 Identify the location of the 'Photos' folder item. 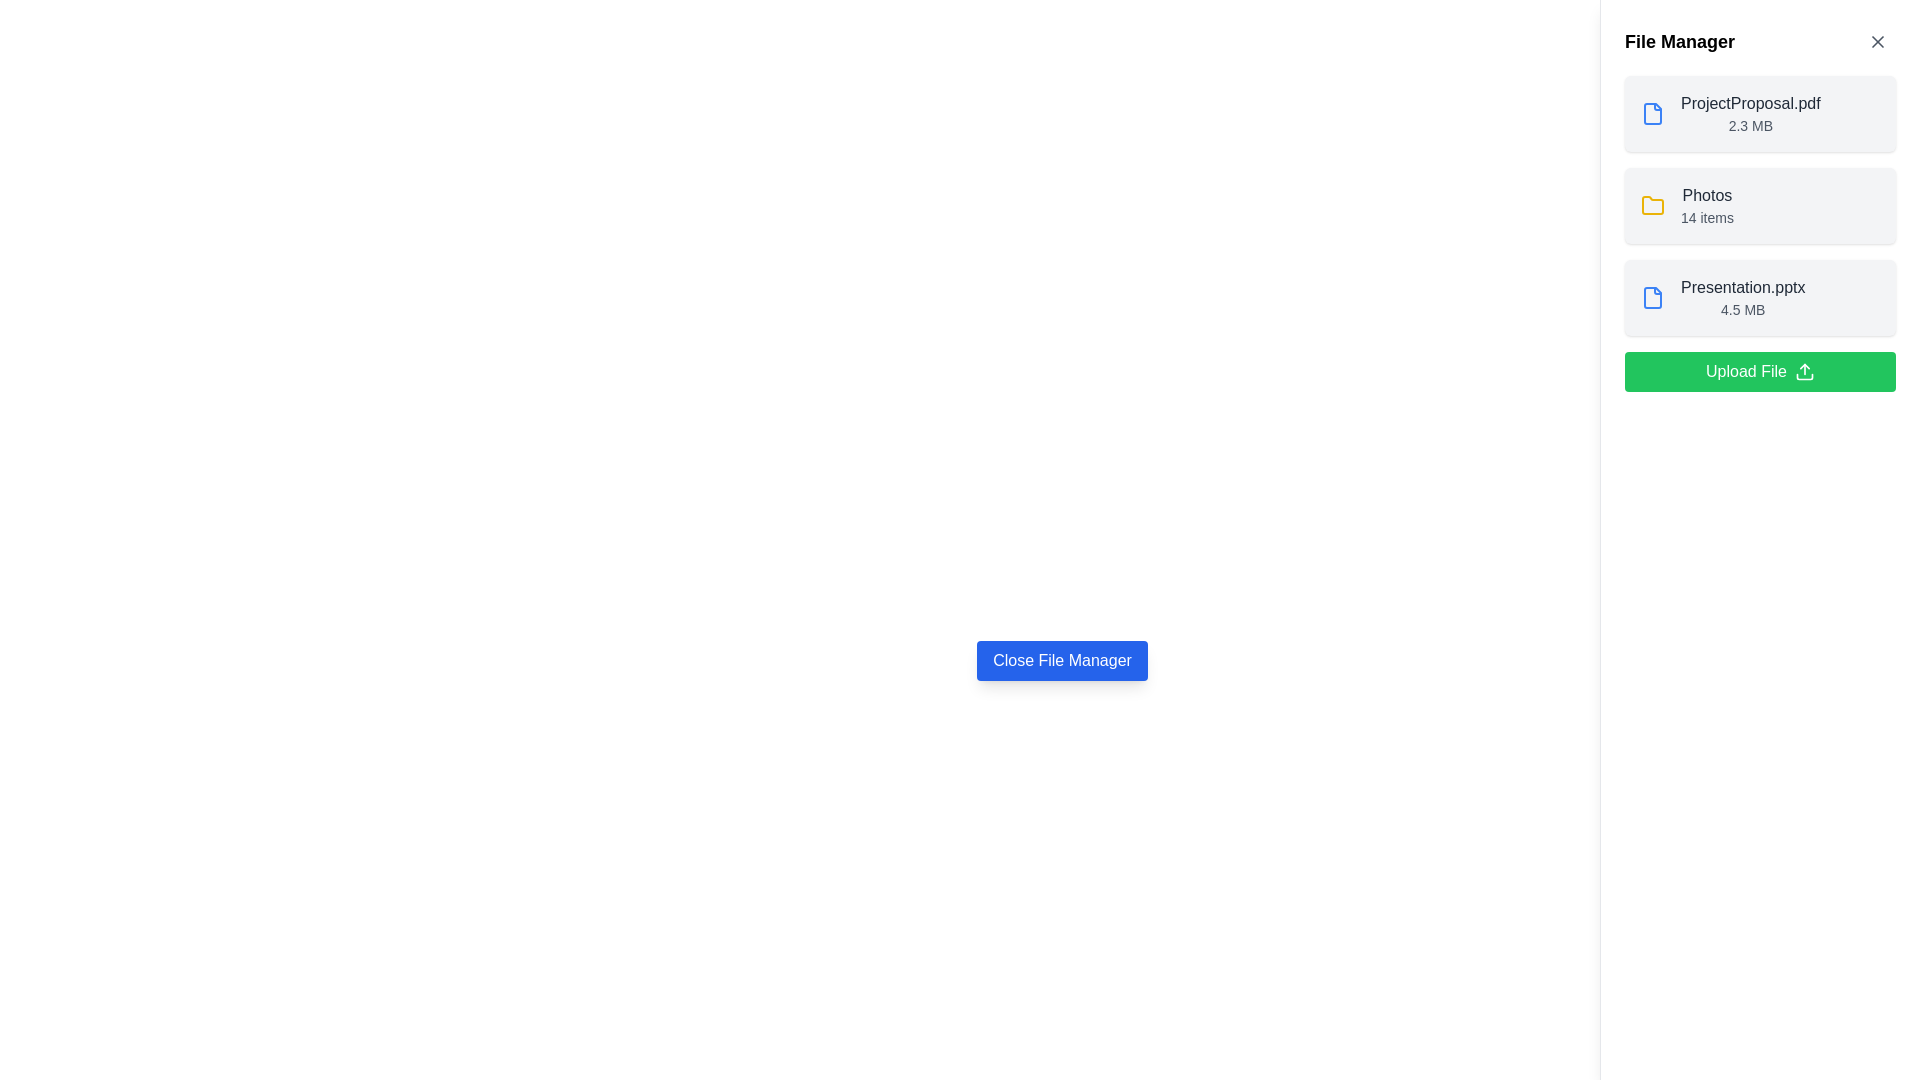
(1760, 205).